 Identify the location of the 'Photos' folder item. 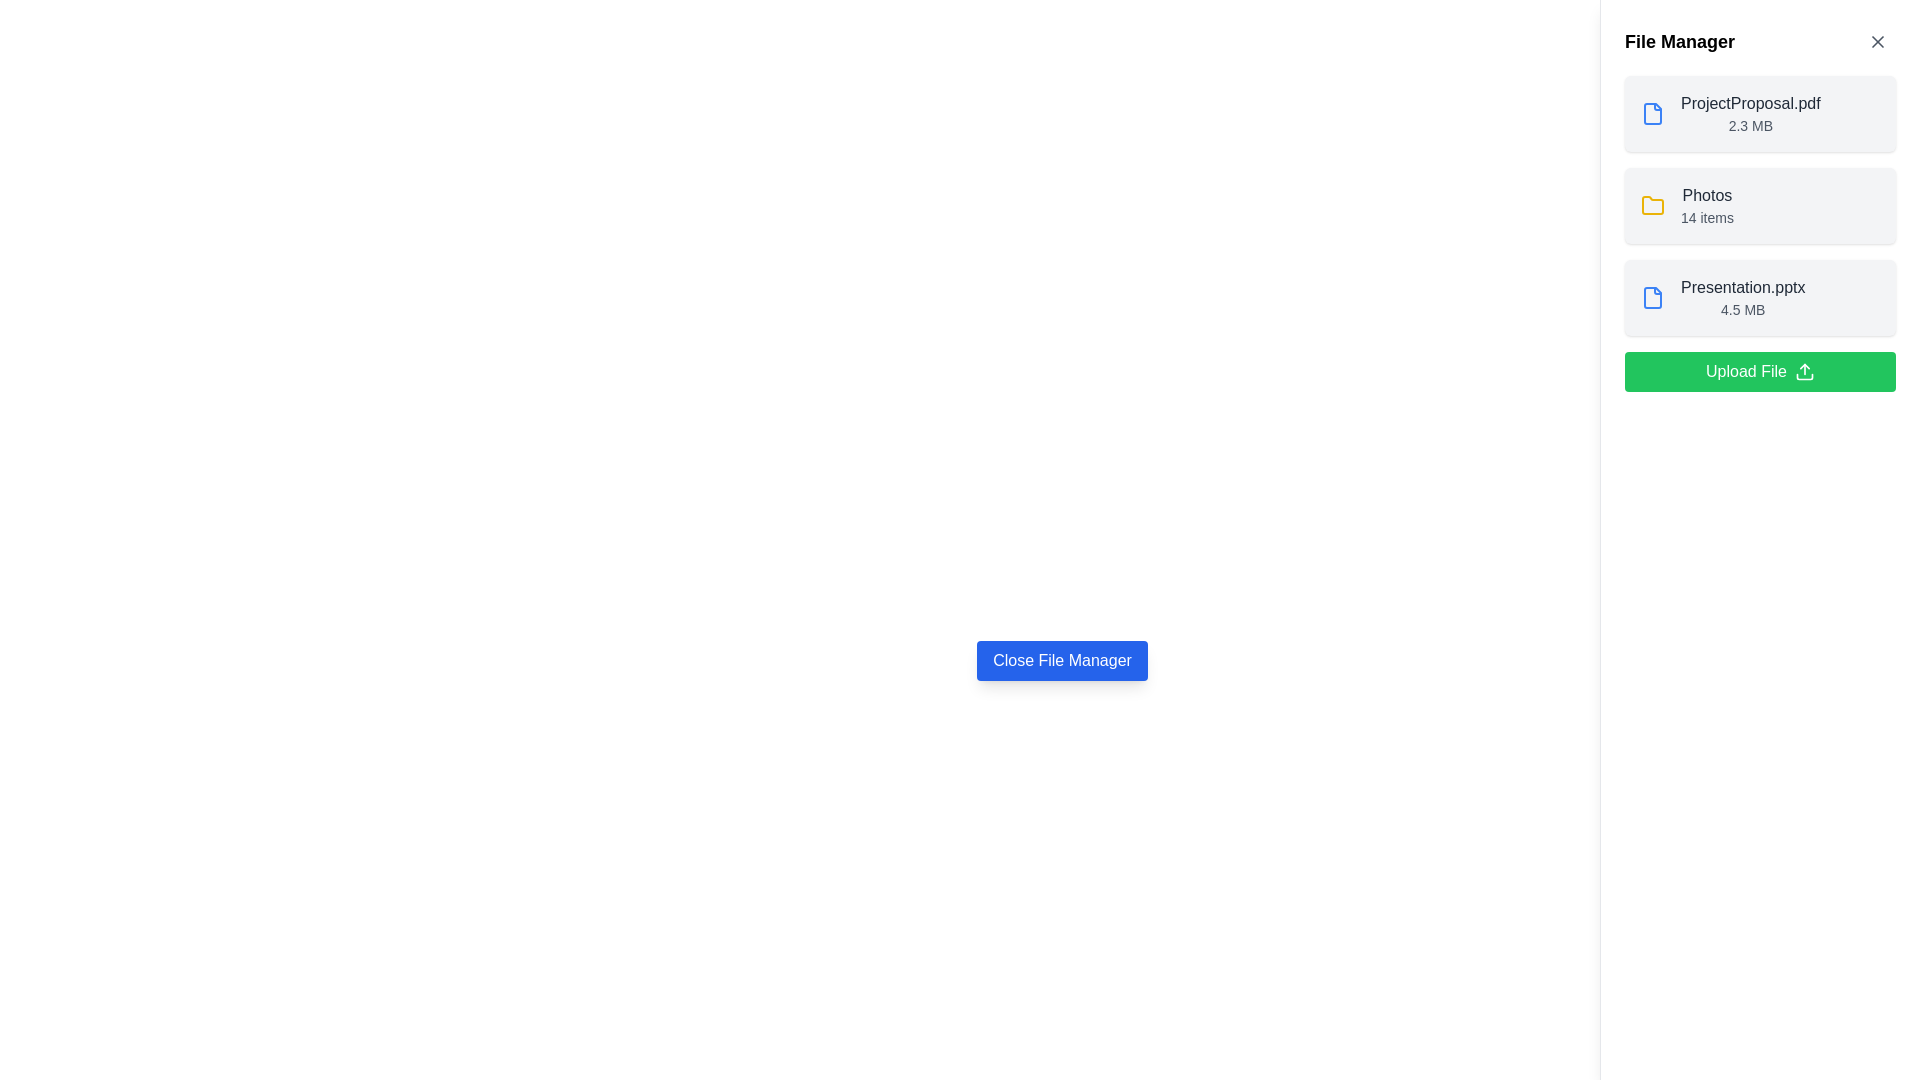
(1760, 205).